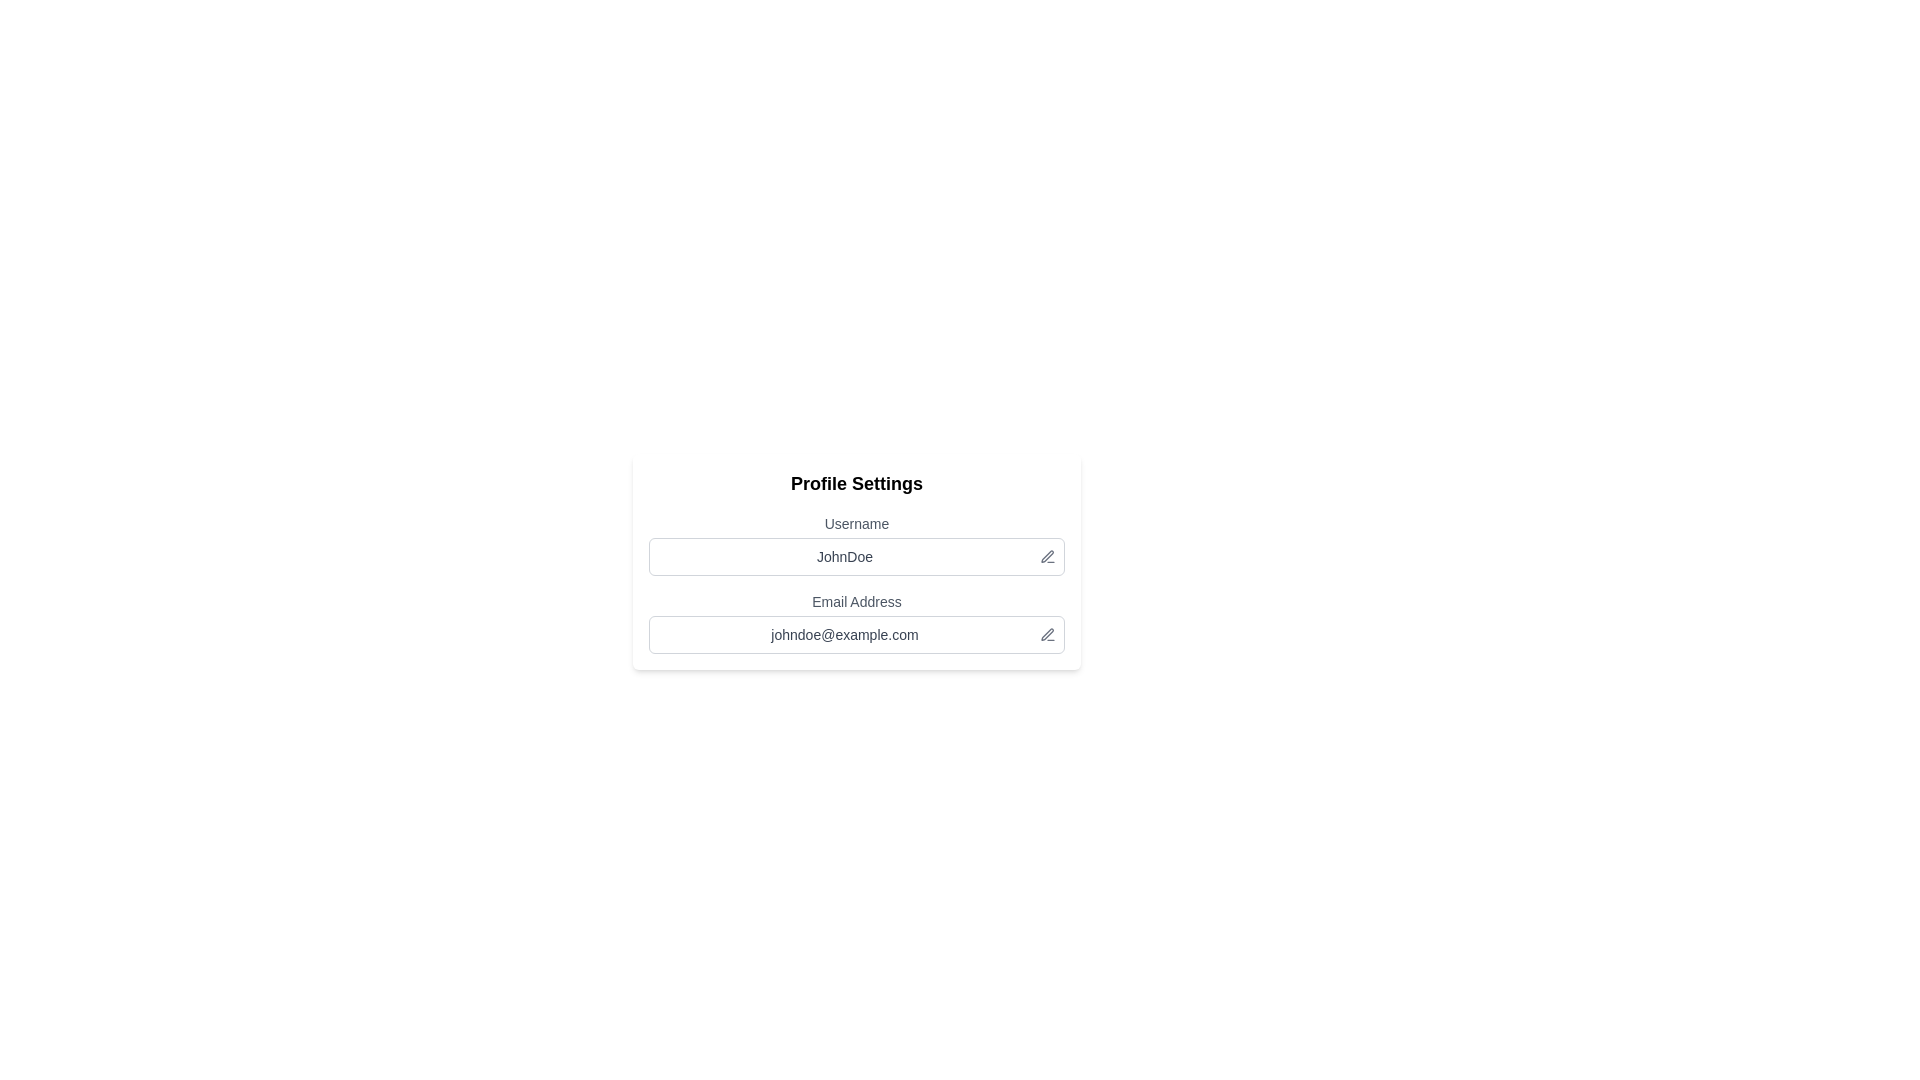  Describe the element at coordinates (857, 622) in the screenshot. I see `email information displayed in the Email Address field, which is labeled 'Email Address' and shows 'johndoe@example.com' in a bordered box with a pencil icon next to it` at that location.